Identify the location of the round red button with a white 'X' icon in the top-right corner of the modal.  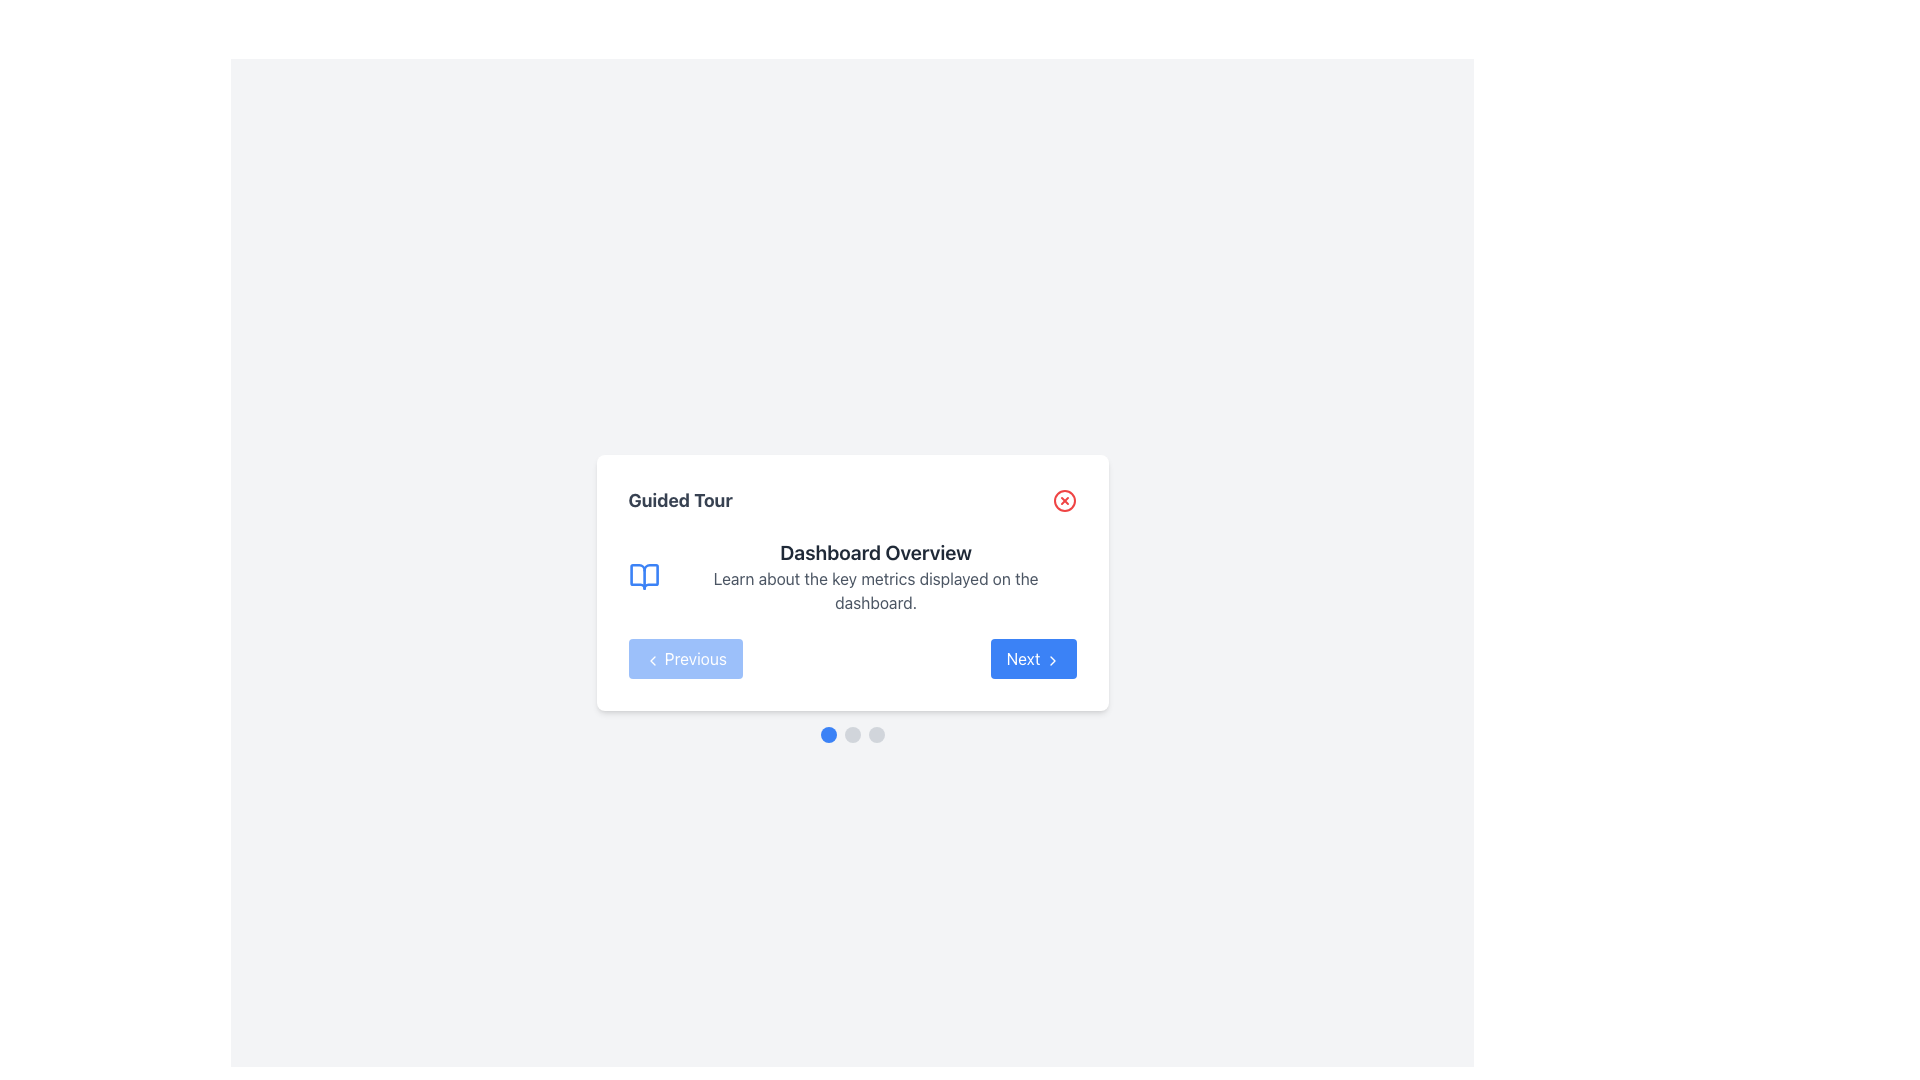
(1063, 500).